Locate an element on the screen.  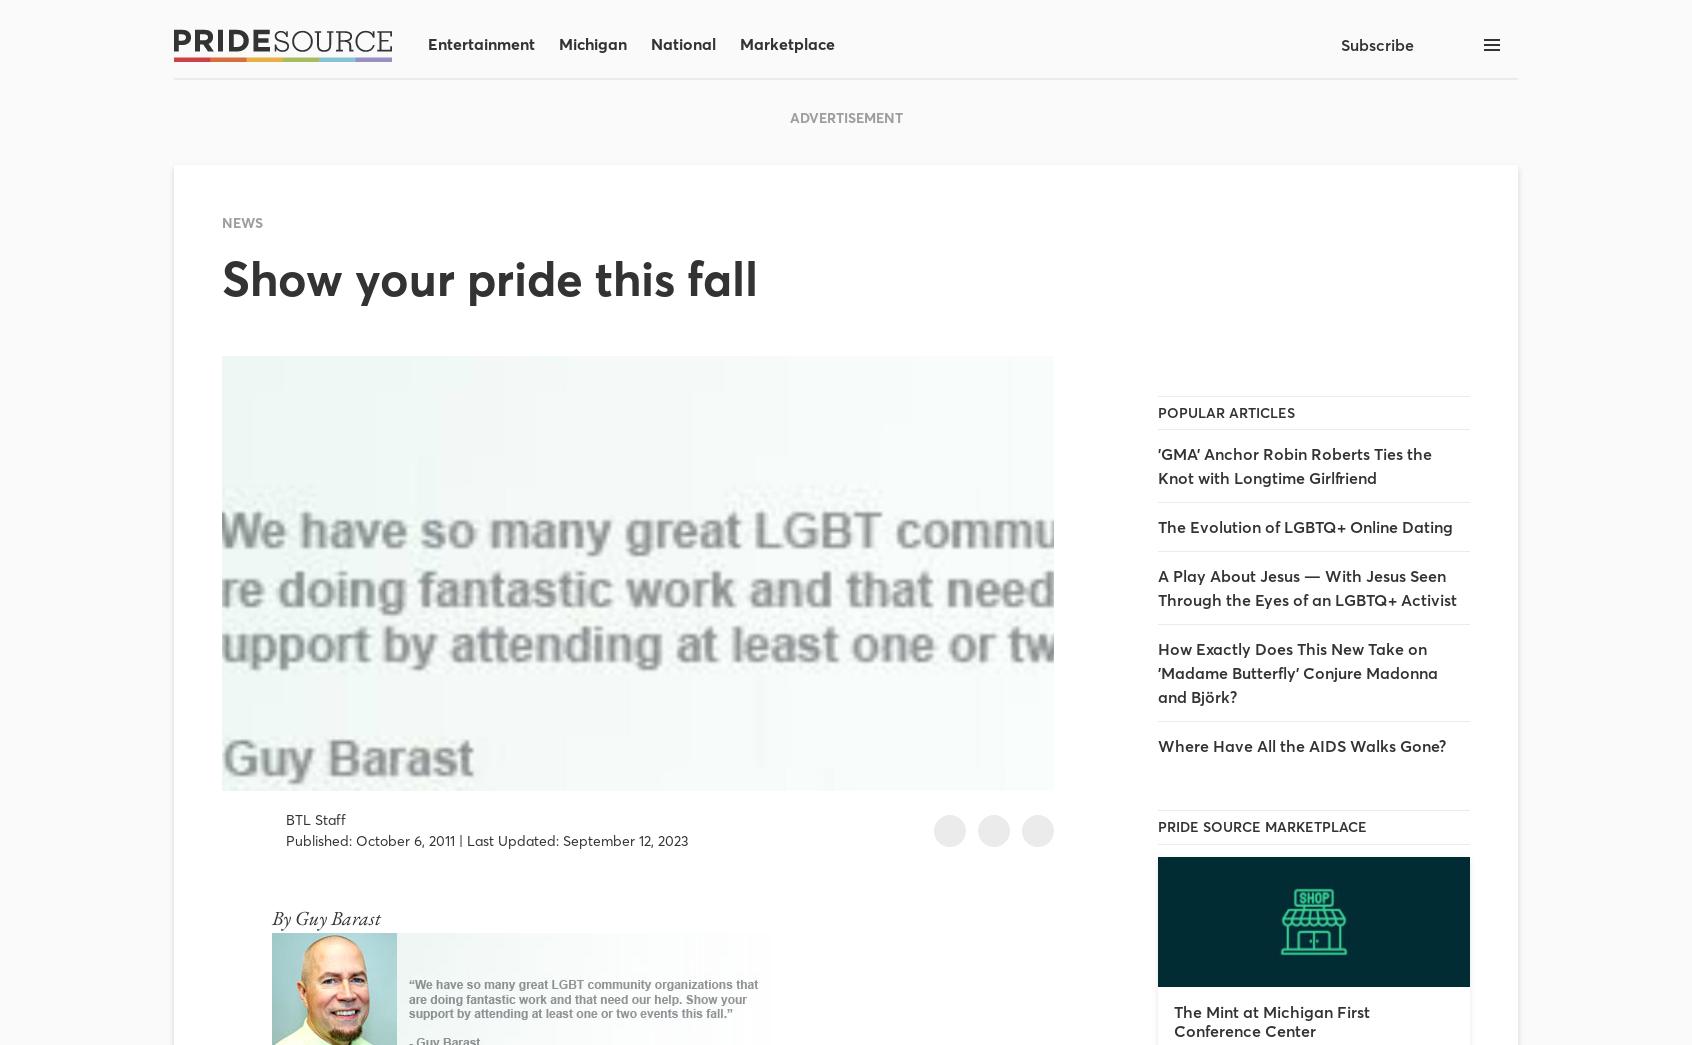
'The rapper-singer has amassed a vocally supportive queer following thanks to his now-private thirst-trap-happy Instagram feed and his outspoken LGBTQ+ allyship.' is located at coordinates (402, 506).